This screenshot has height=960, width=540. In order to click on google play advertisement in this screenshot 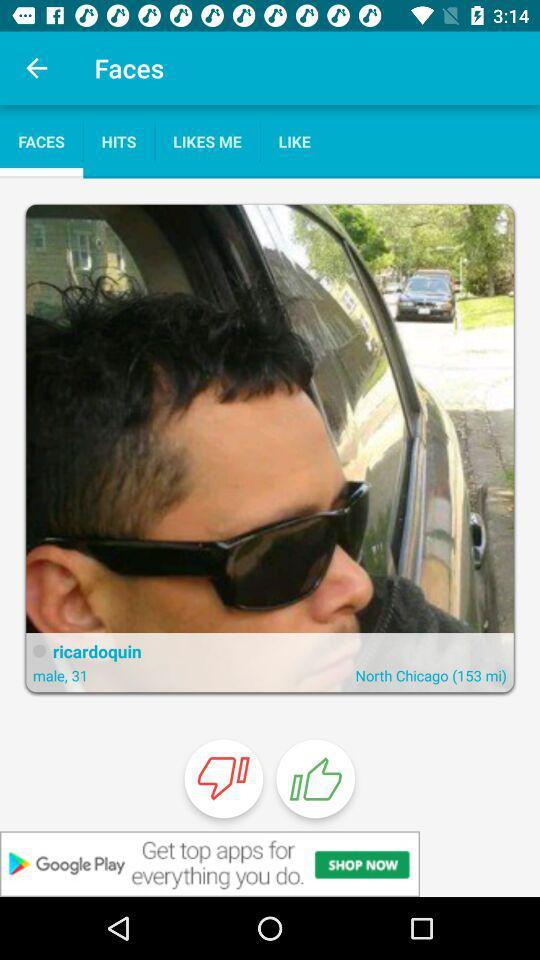, I will do `click(270, 863)`.